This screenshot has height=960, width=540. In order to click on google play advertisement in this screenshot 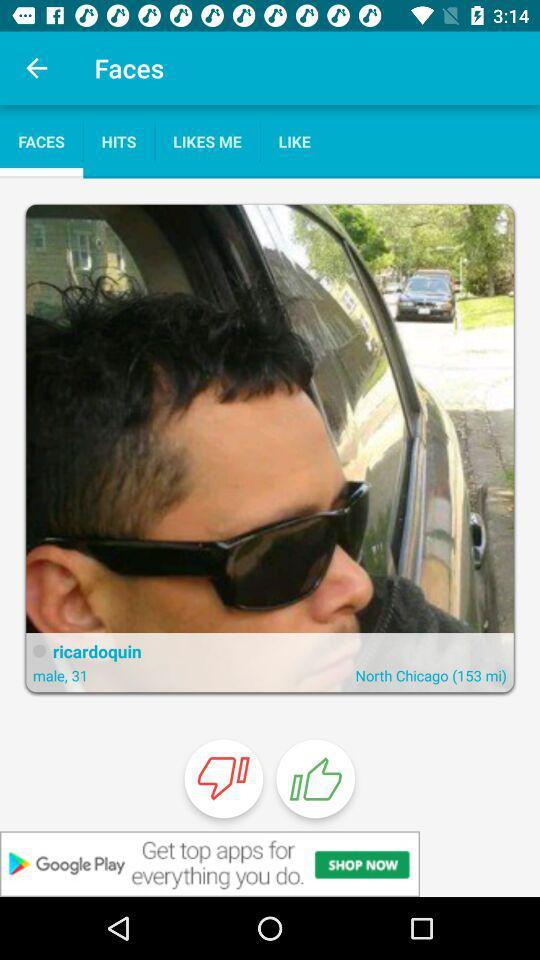, I will do `click(270, 863)`.